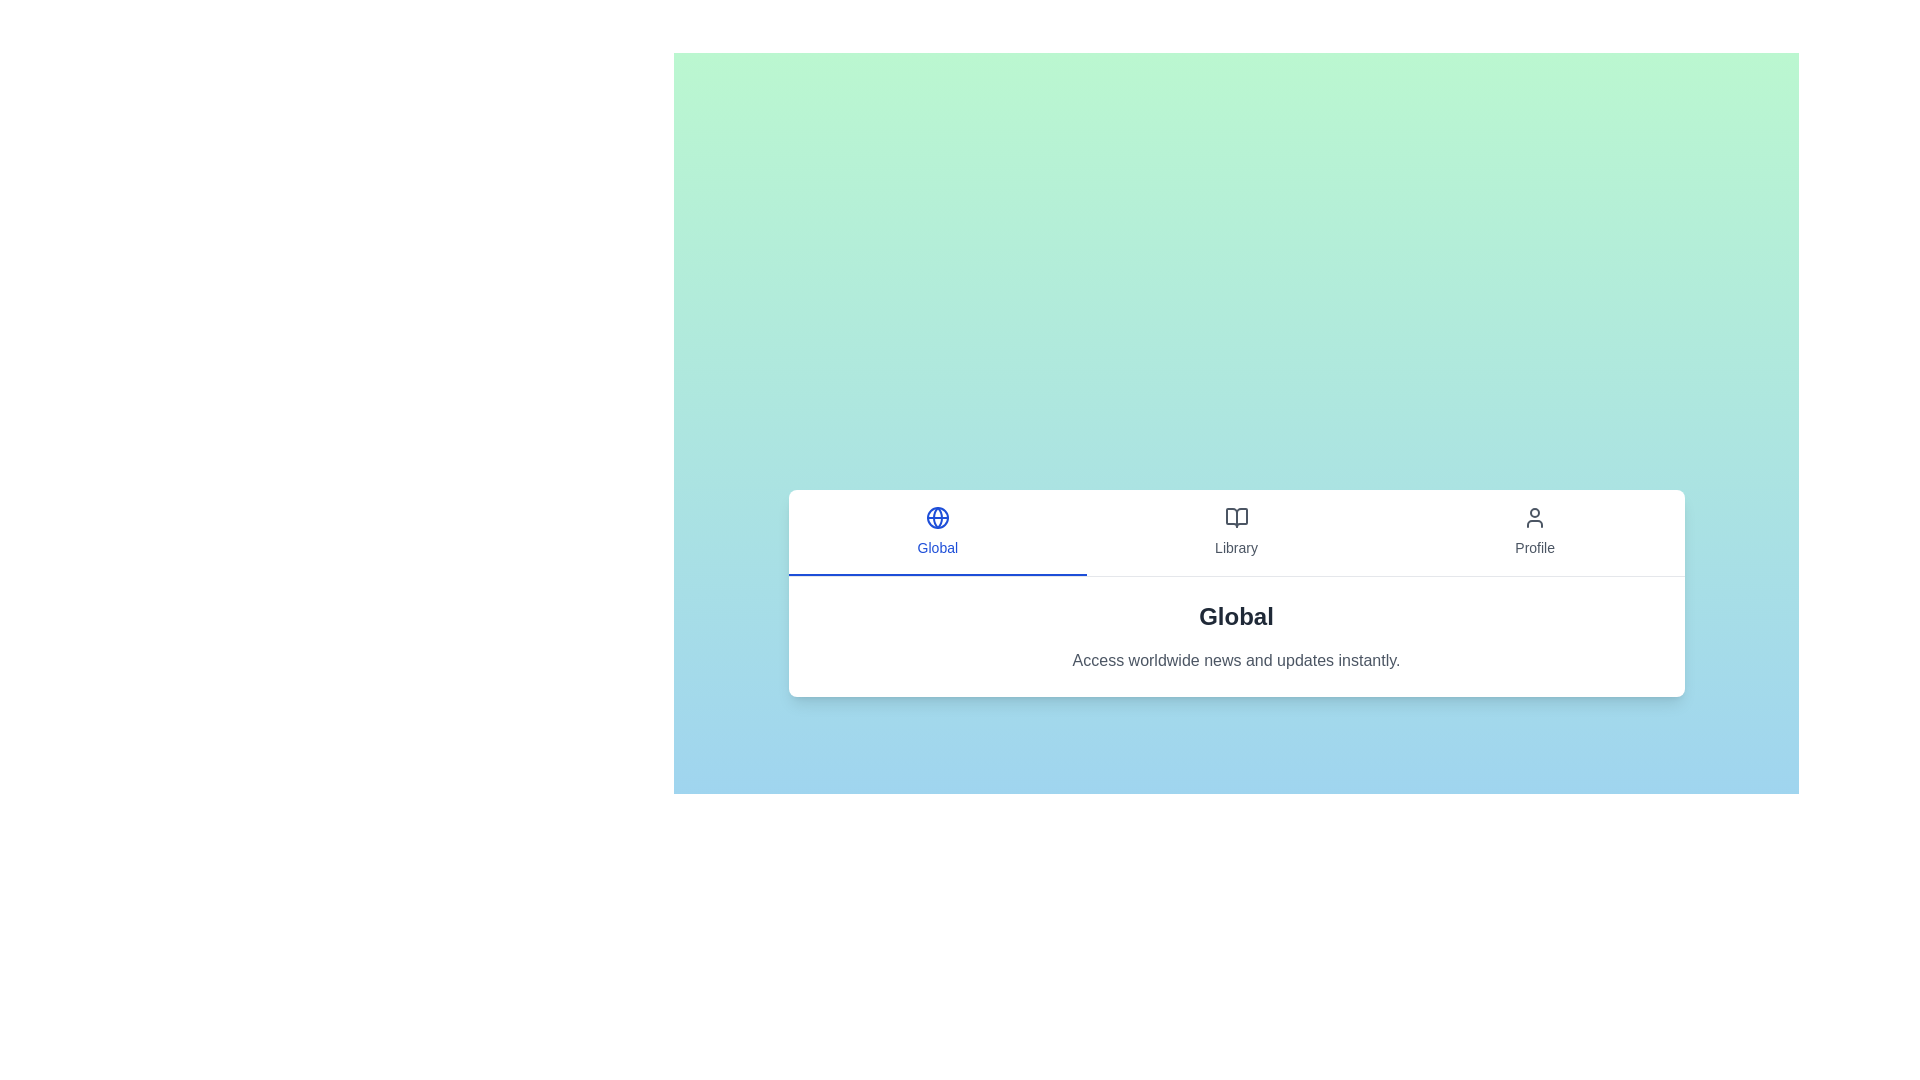  I want to click on the tab button corresponding to Global, so click(936, 531).